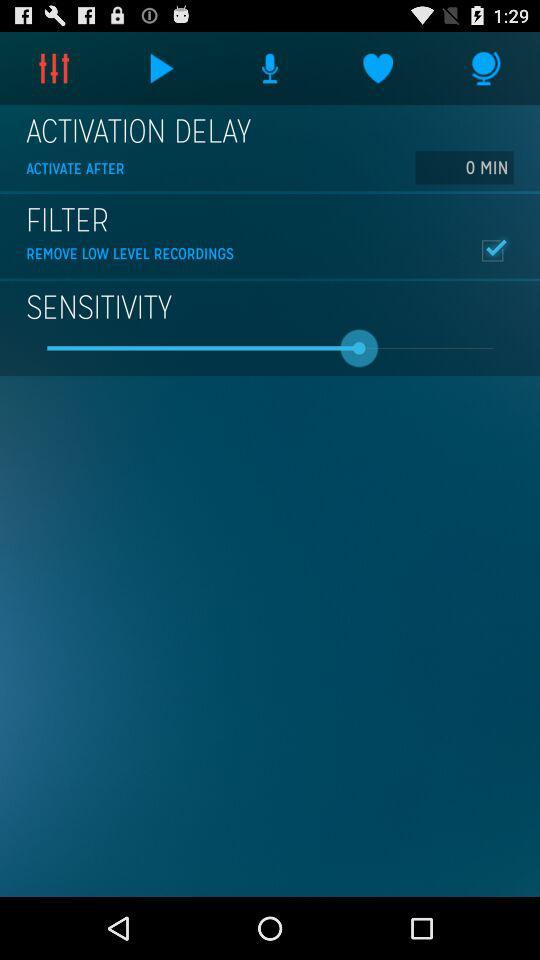 Image resolution: width=540 pixels, height=960 pixels. What do you see at coordinates (491, 249) in the screenshot?
I see `icon to the right of the remove low level item` at bounding box center [491, 249].